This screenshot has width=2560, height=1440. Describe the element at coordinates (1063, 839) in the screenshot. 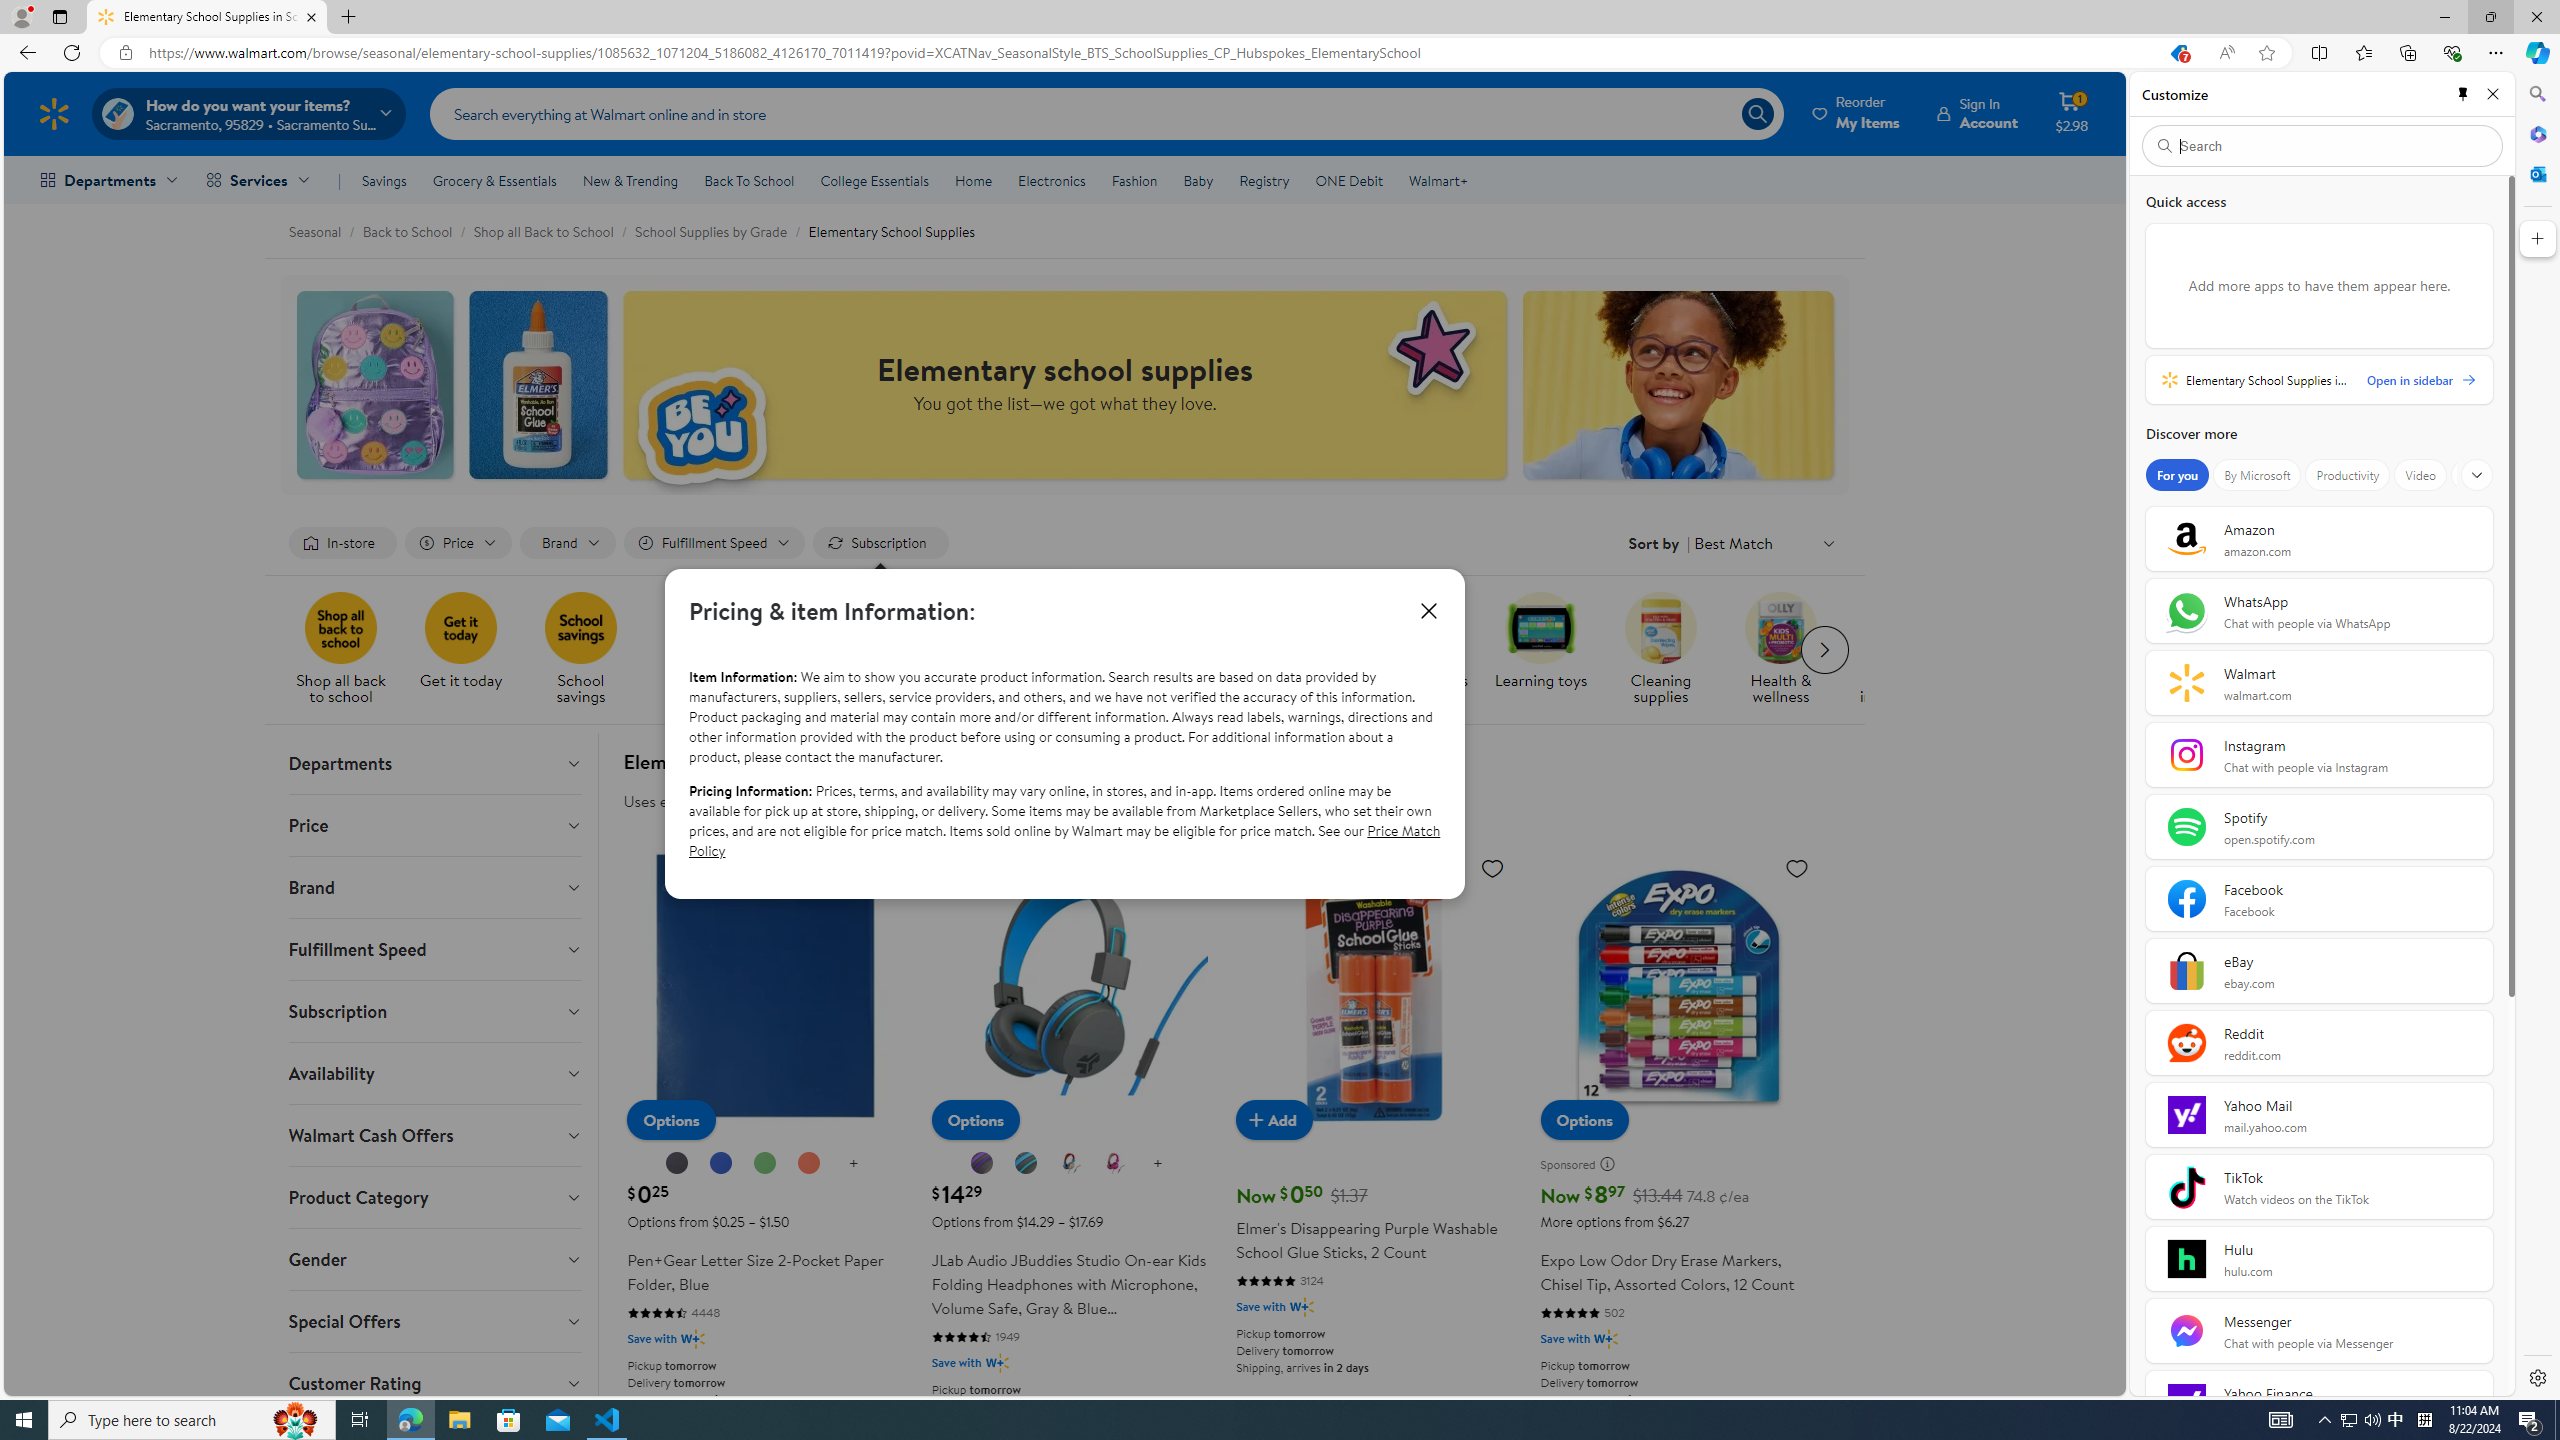

I see `'Price Match Policy'` at that location.